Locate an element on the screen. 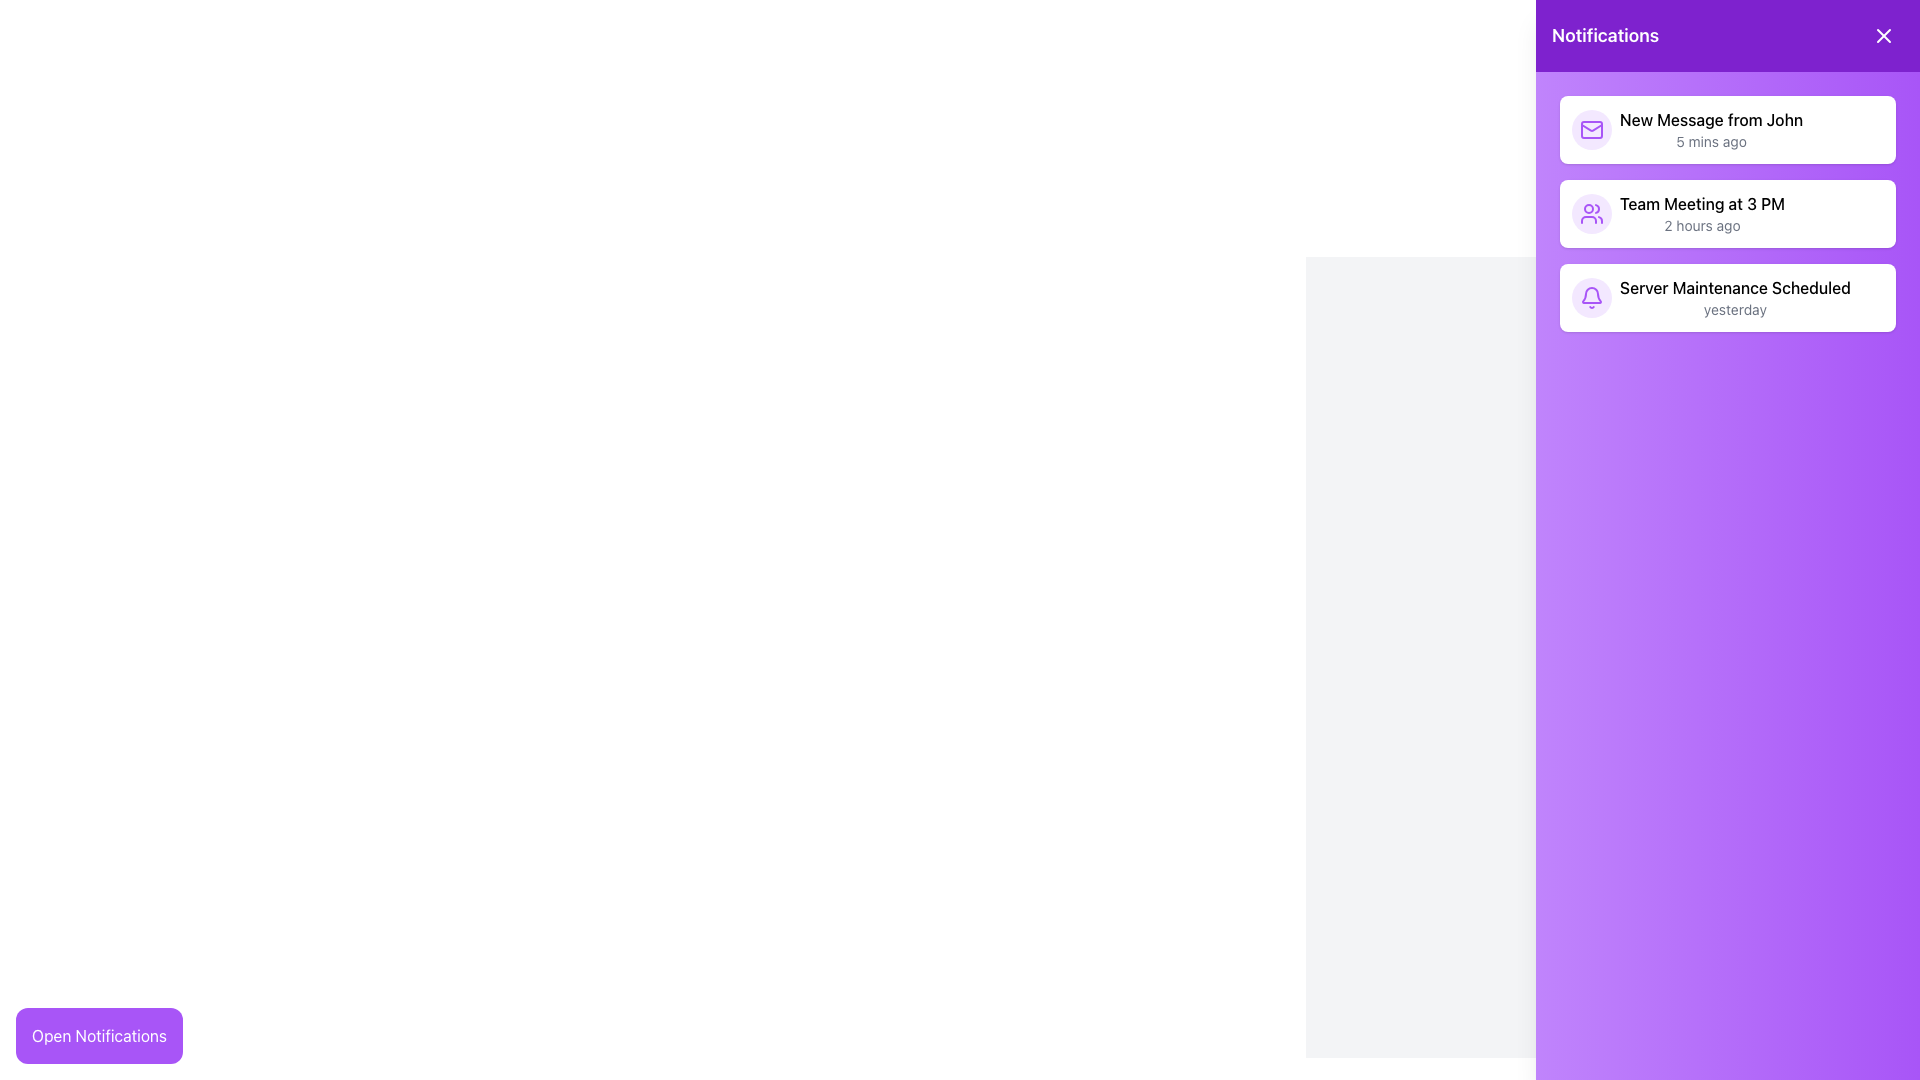 The image size is (1920, 1080). the text label displaying 'New Message from John' located in the notifications panel is located at coordinates (1710, 119).